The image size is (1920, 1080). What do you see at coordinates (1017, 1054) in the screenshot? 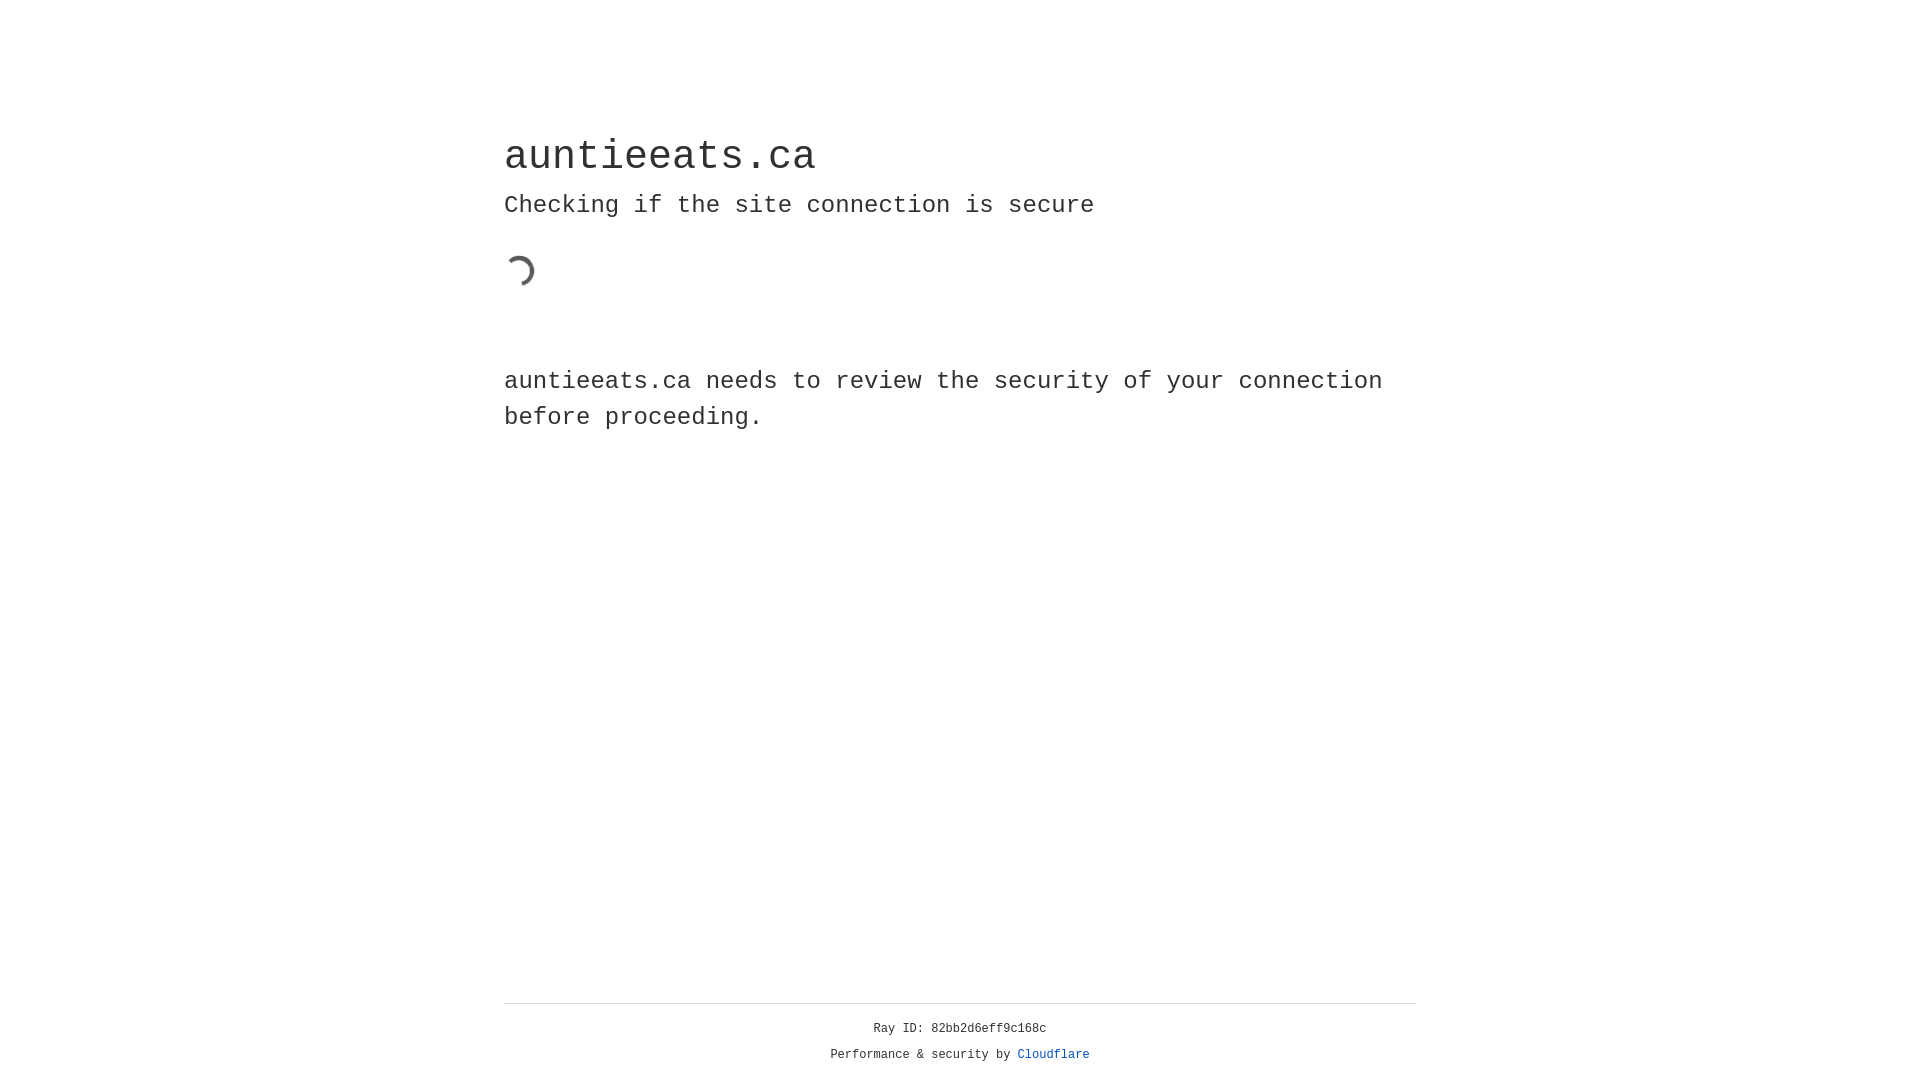
I see `'Cloudflare'` at bounding box center [1017, 1054].